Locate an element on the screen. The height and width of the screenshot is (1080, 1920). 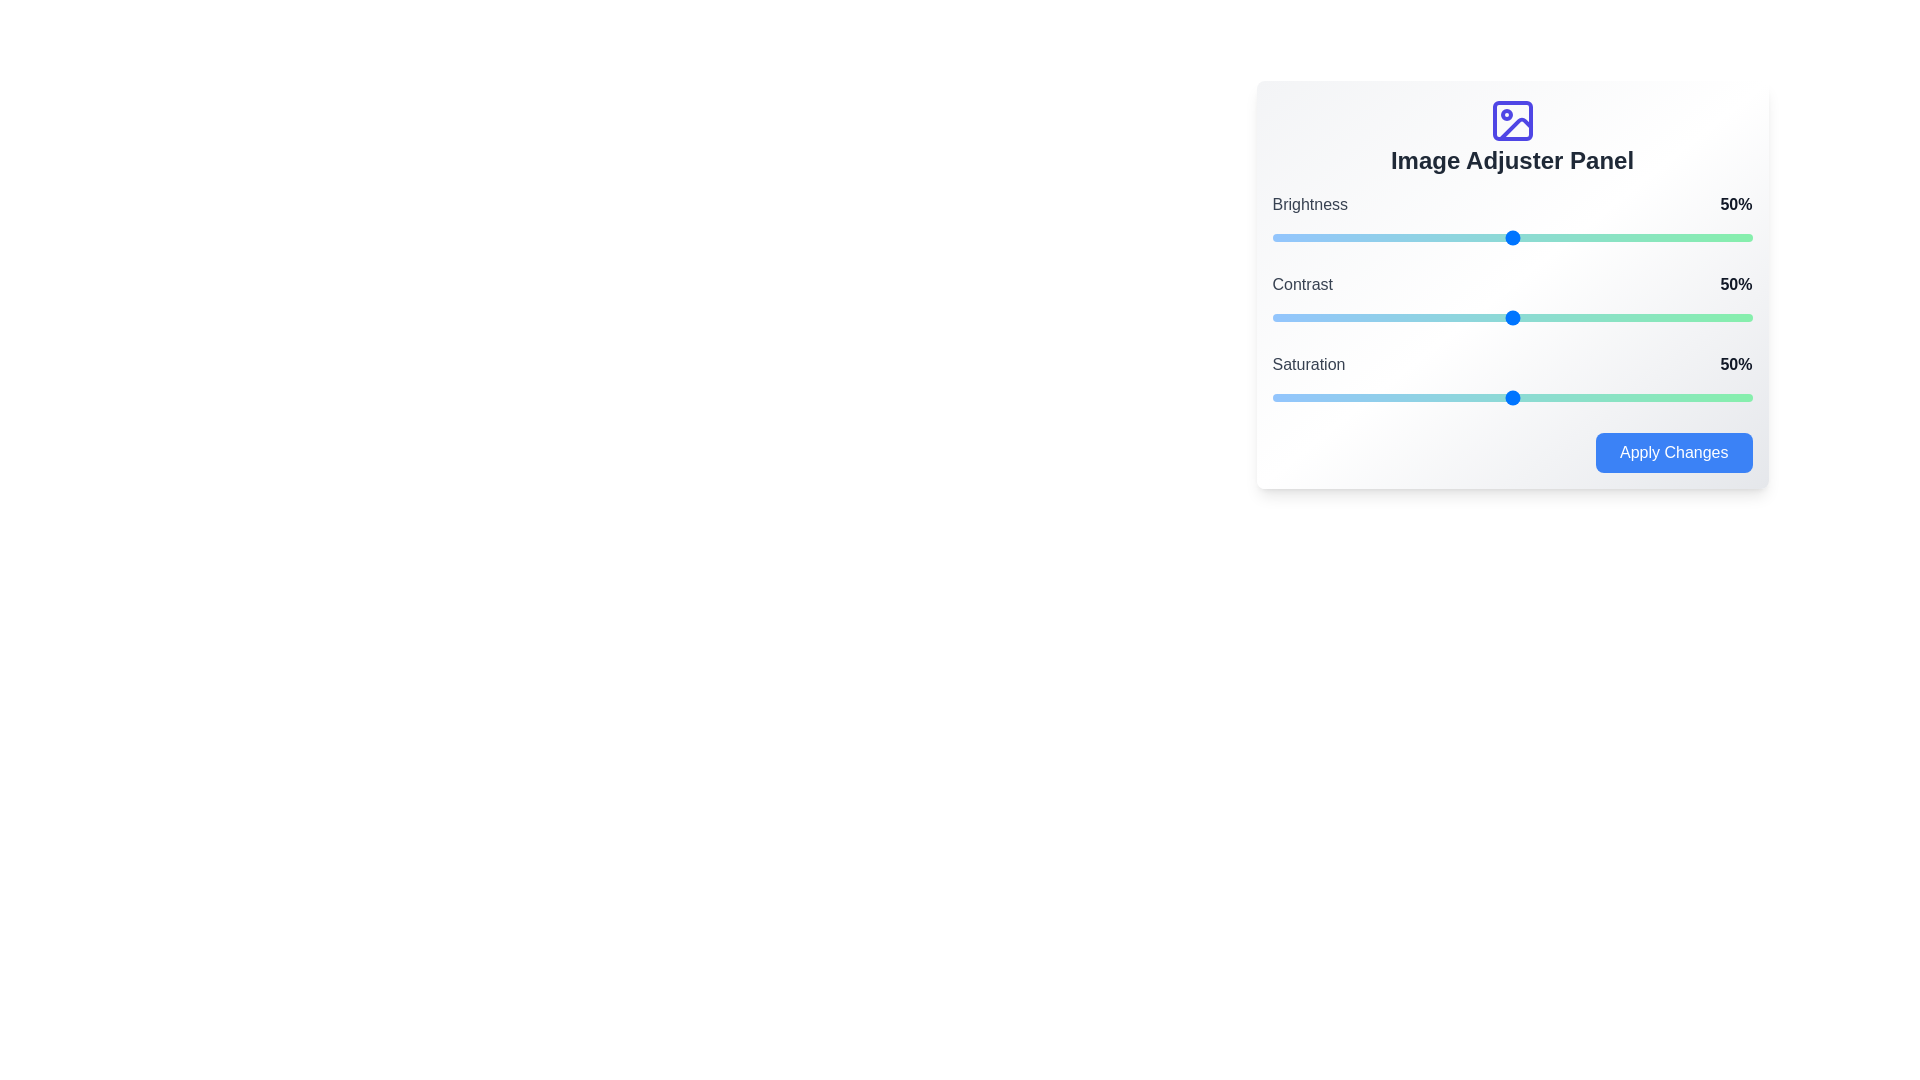
the brightness slider to 2% is located at coordinates (1282, 237).